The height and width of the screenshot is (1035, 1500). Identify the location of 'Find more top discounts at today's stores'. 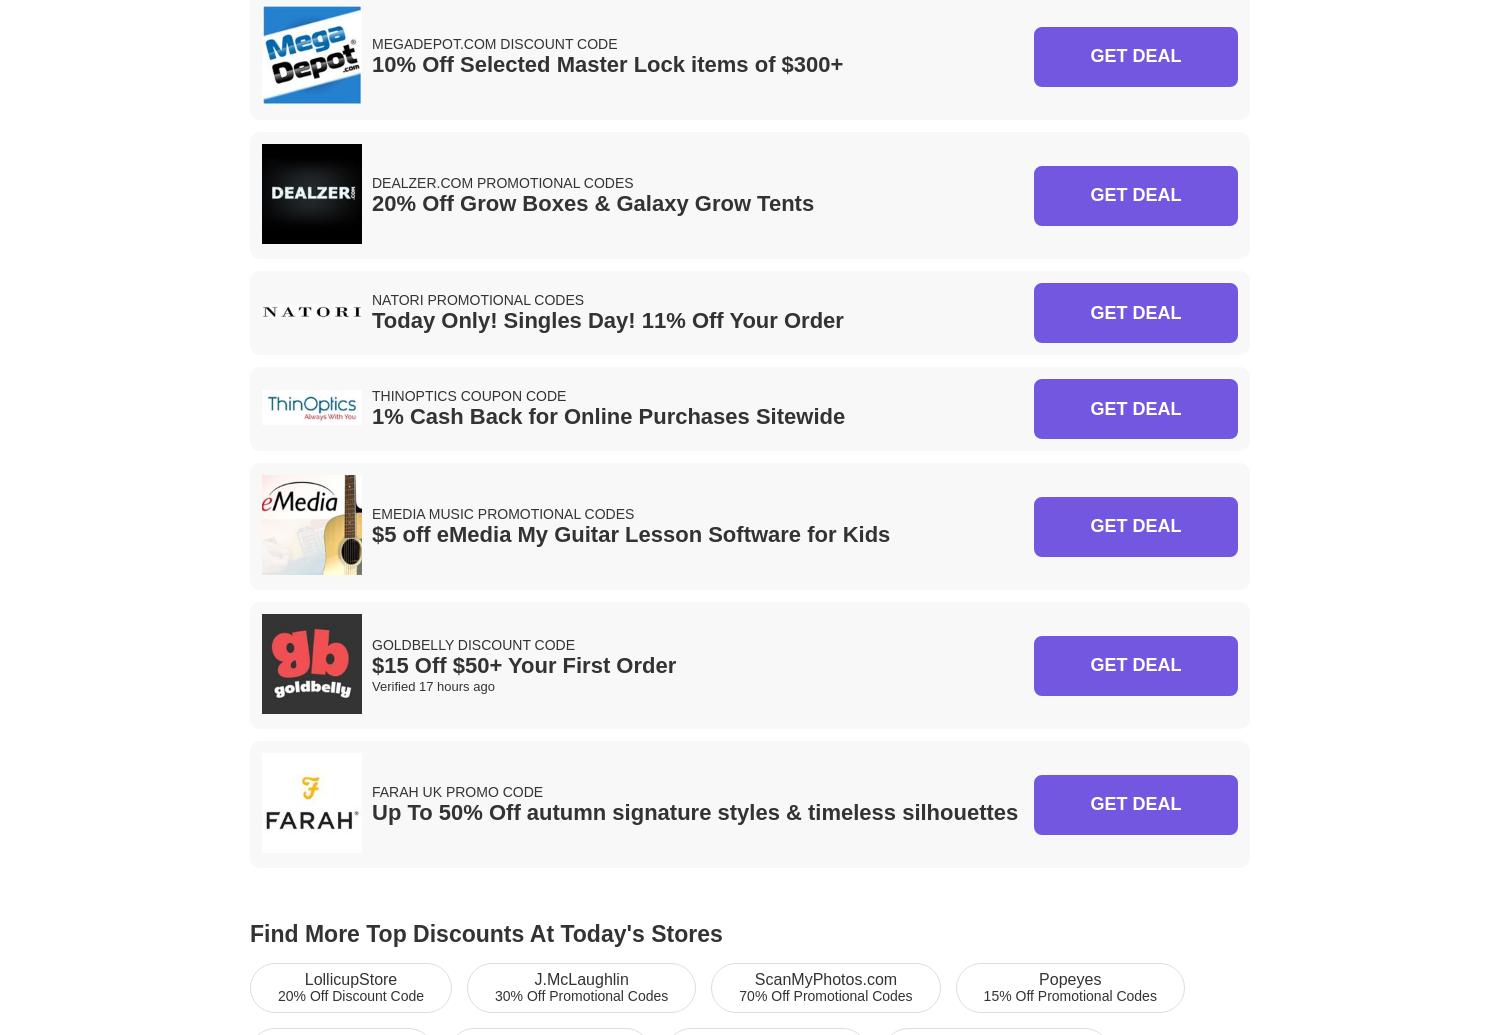
(485, 932).